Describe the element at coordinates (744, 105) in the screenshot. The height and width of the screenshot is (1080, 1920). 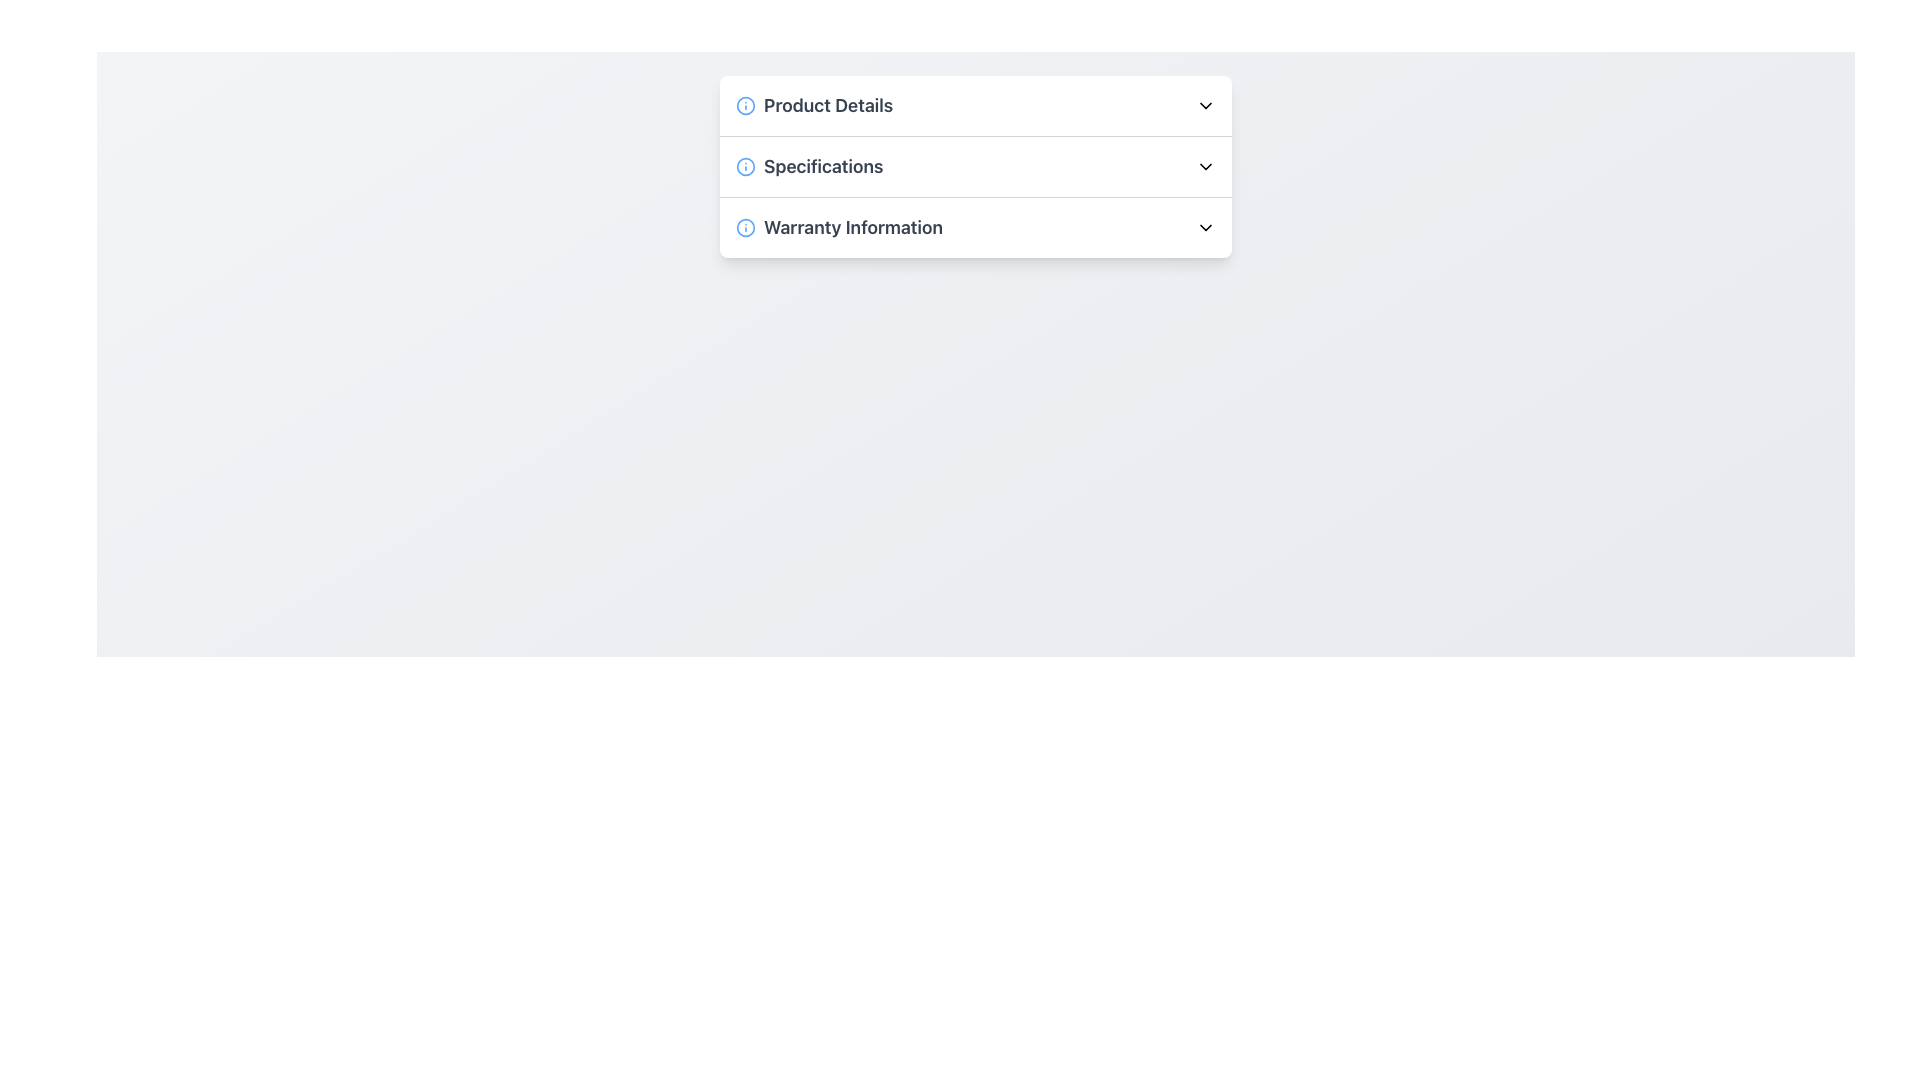
I see `the icon located in the 'Product Details' section, which is the leftmost item in the row and positioned slightly above and left-aligned with the text` at that location.